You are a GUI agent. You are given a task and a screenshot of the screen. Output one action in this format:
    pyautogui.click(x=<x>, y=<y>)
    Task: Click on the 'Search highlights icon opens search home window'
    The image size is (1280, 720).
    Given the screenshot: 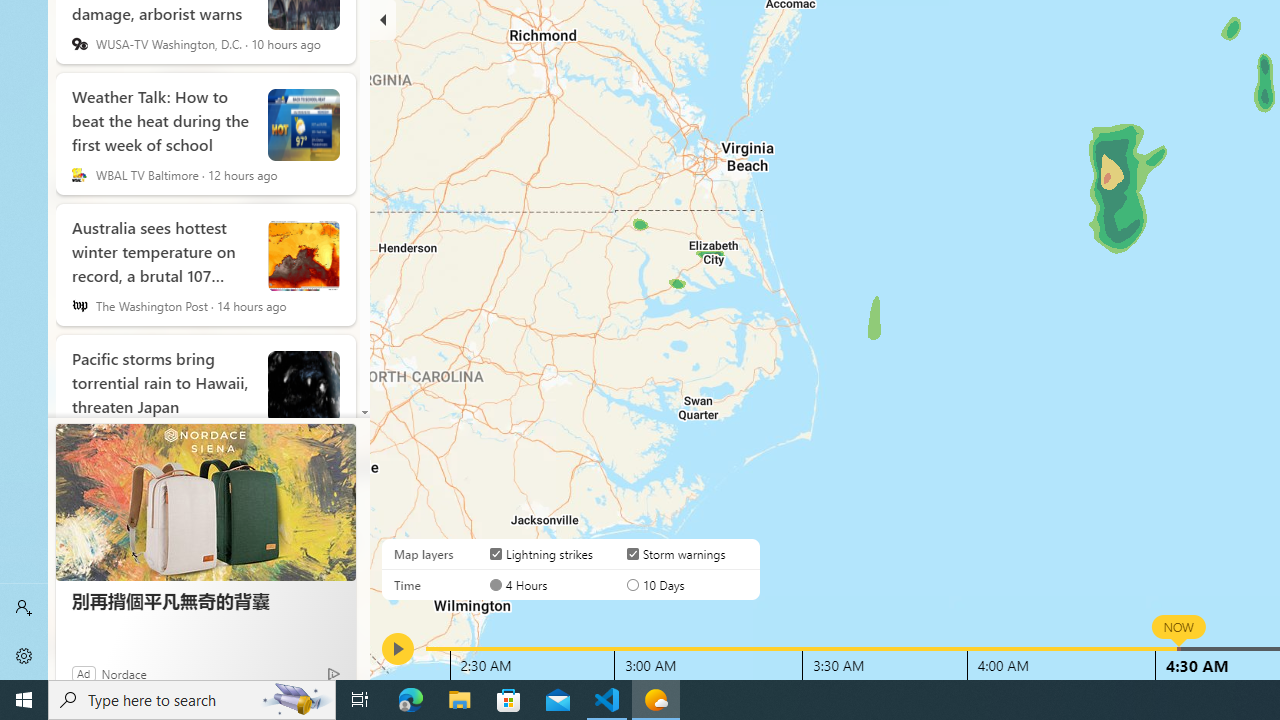 What is the action you would take?
    pyautogui.click(x=294, y=698)
    